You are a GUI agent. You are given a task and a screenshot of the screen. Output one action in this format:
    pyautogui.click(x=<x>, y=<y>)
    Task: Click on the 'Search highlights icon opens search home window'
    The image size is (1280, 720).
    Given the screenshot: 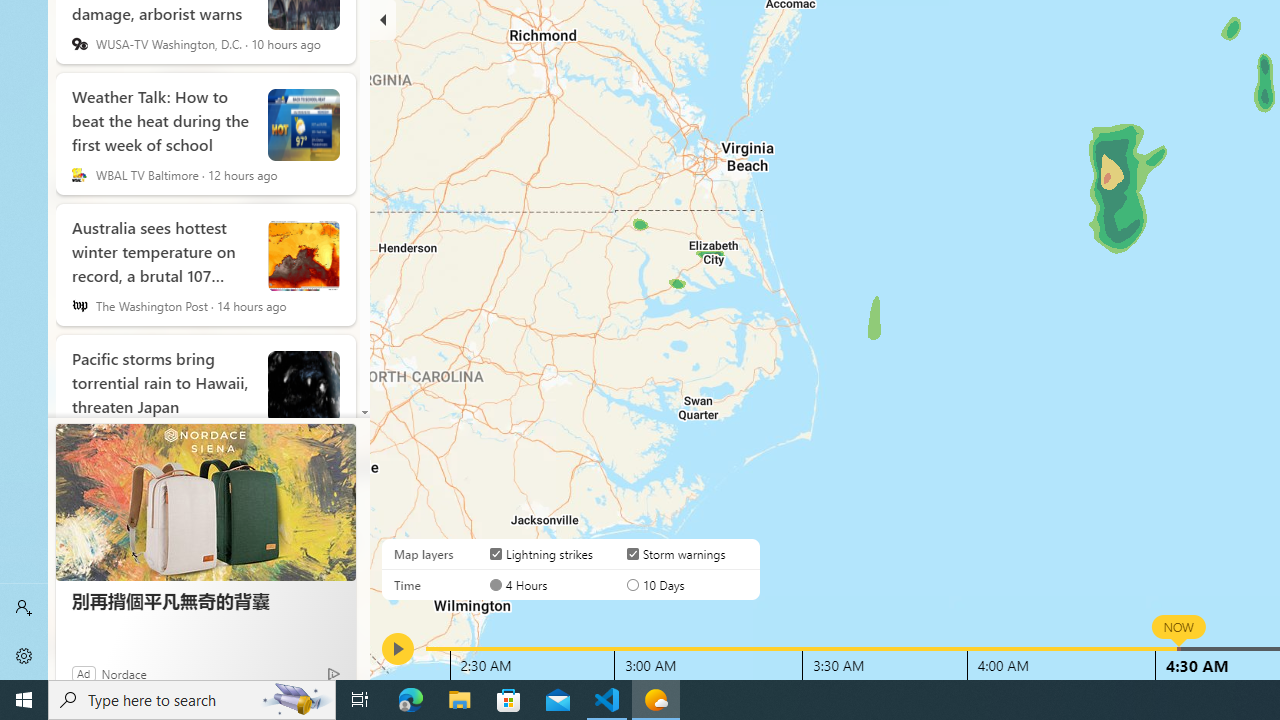 What is the action you would take?
    pyautogui.click(x=294, y=698)
    